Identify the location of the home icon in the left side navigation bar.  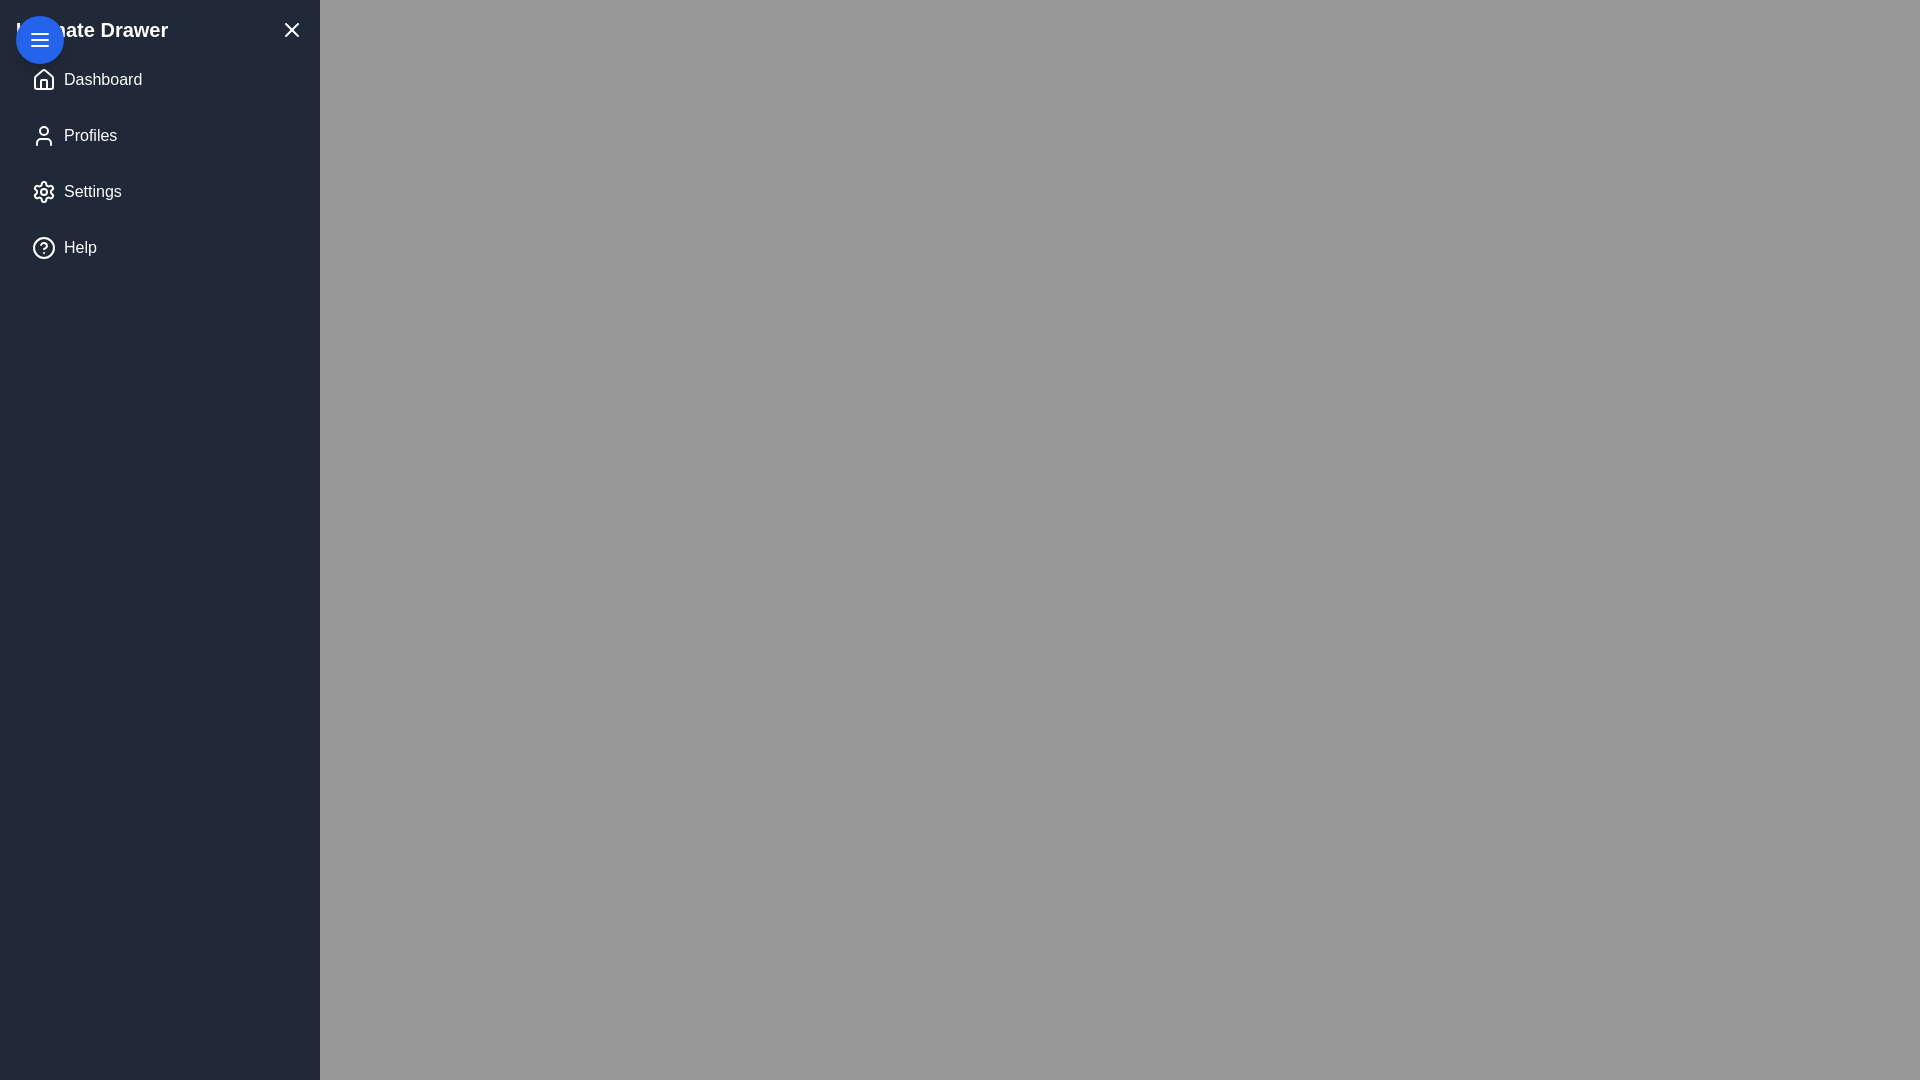
(43, 79).